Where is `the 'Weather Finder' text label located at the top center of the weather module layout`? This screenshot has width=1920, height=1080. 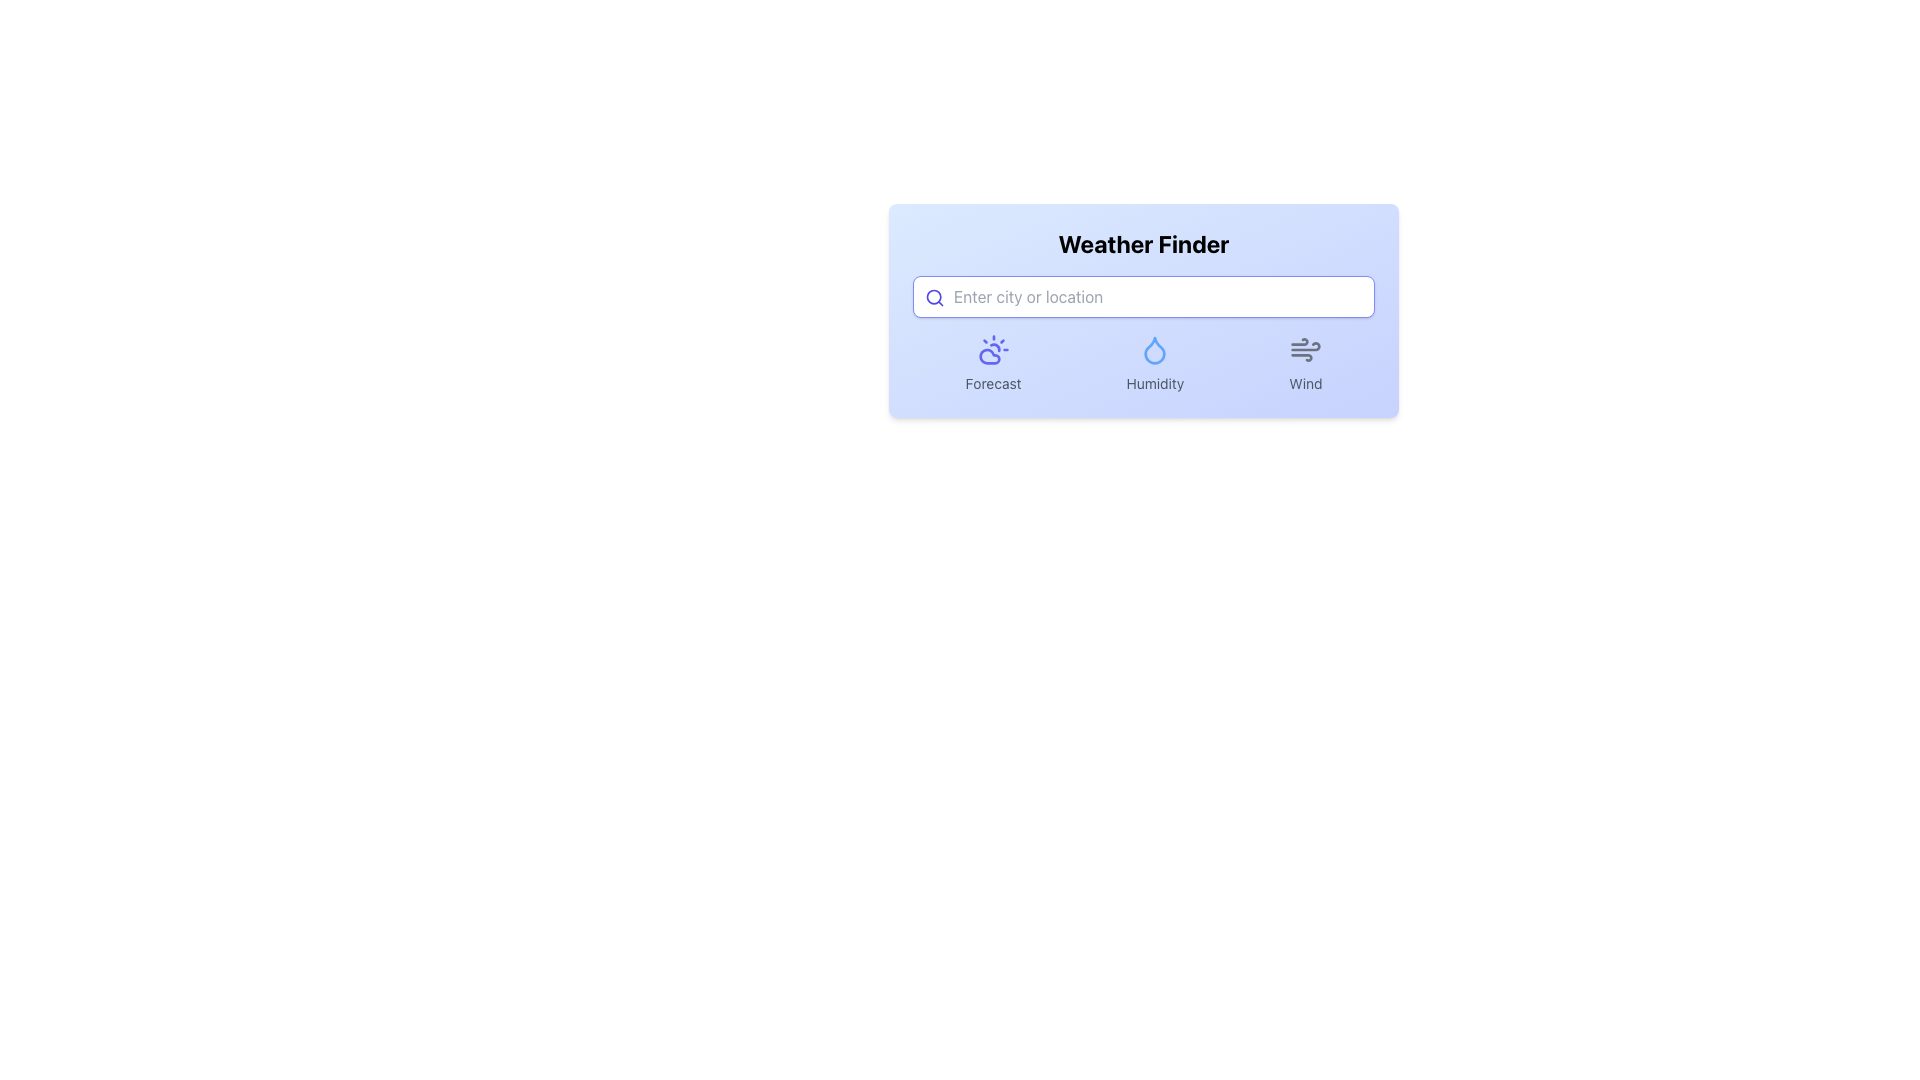 the 'Weather Finder' text label located at the top center of the weather module layout is located at coordinates (1143, 242).